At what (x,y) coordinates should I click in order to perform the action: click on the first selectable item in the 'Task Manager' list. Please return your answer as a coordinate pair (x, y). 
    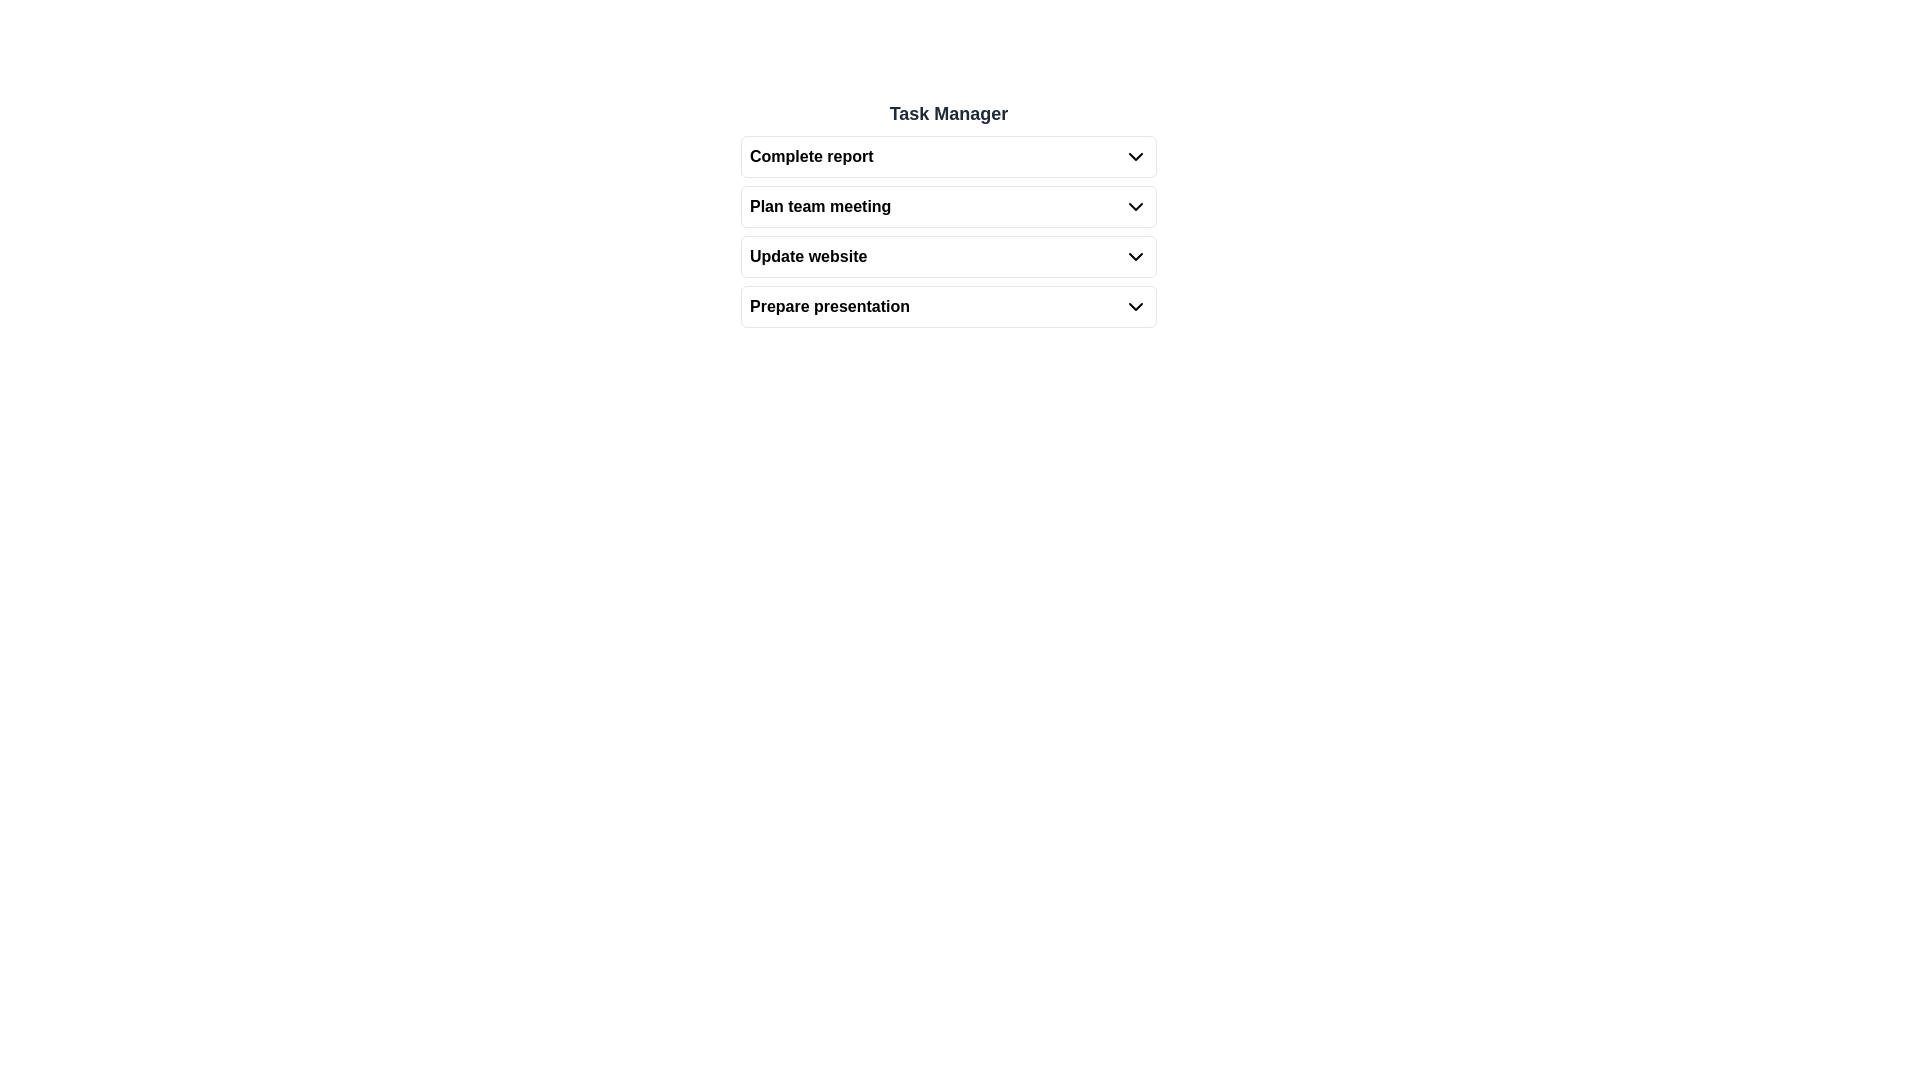
    Looking at the image, I should click on (948, 156).